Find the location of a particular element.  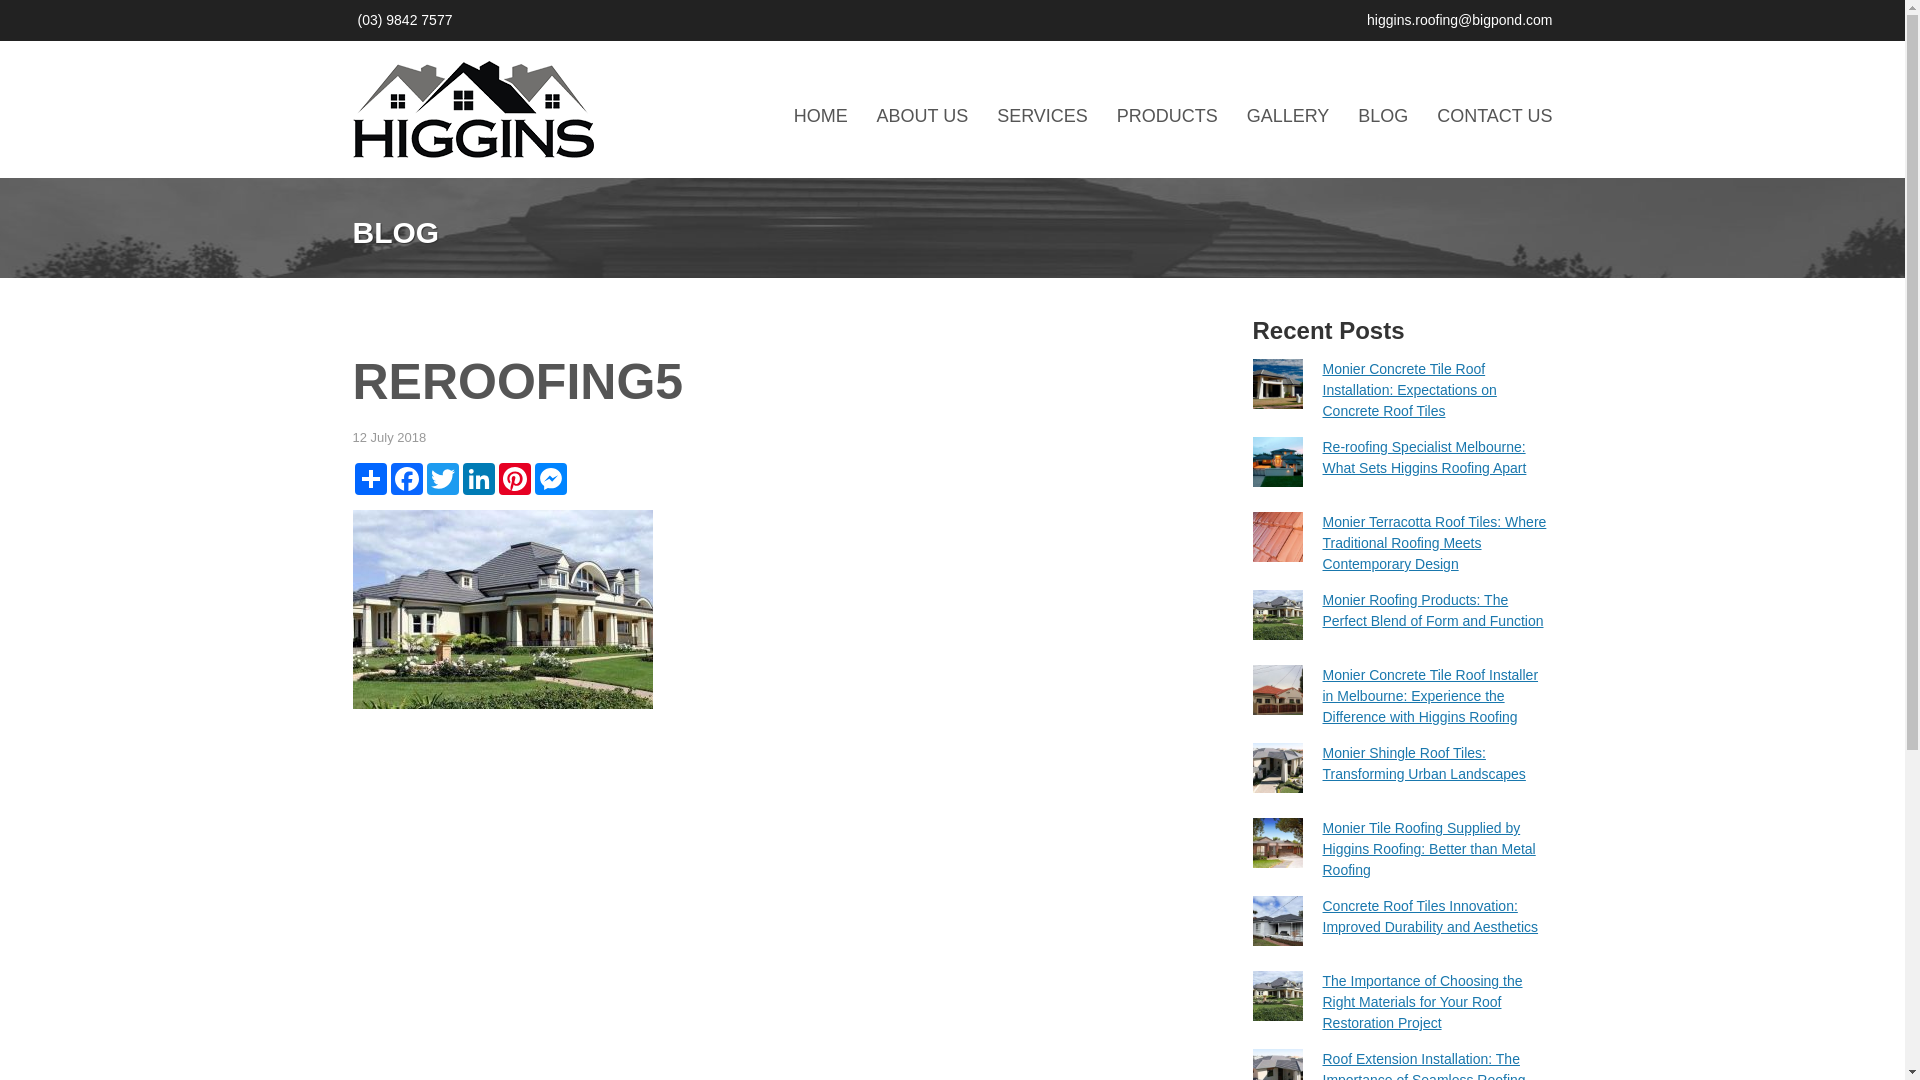

'ABOUT US' is located at coordinates (877, 115).